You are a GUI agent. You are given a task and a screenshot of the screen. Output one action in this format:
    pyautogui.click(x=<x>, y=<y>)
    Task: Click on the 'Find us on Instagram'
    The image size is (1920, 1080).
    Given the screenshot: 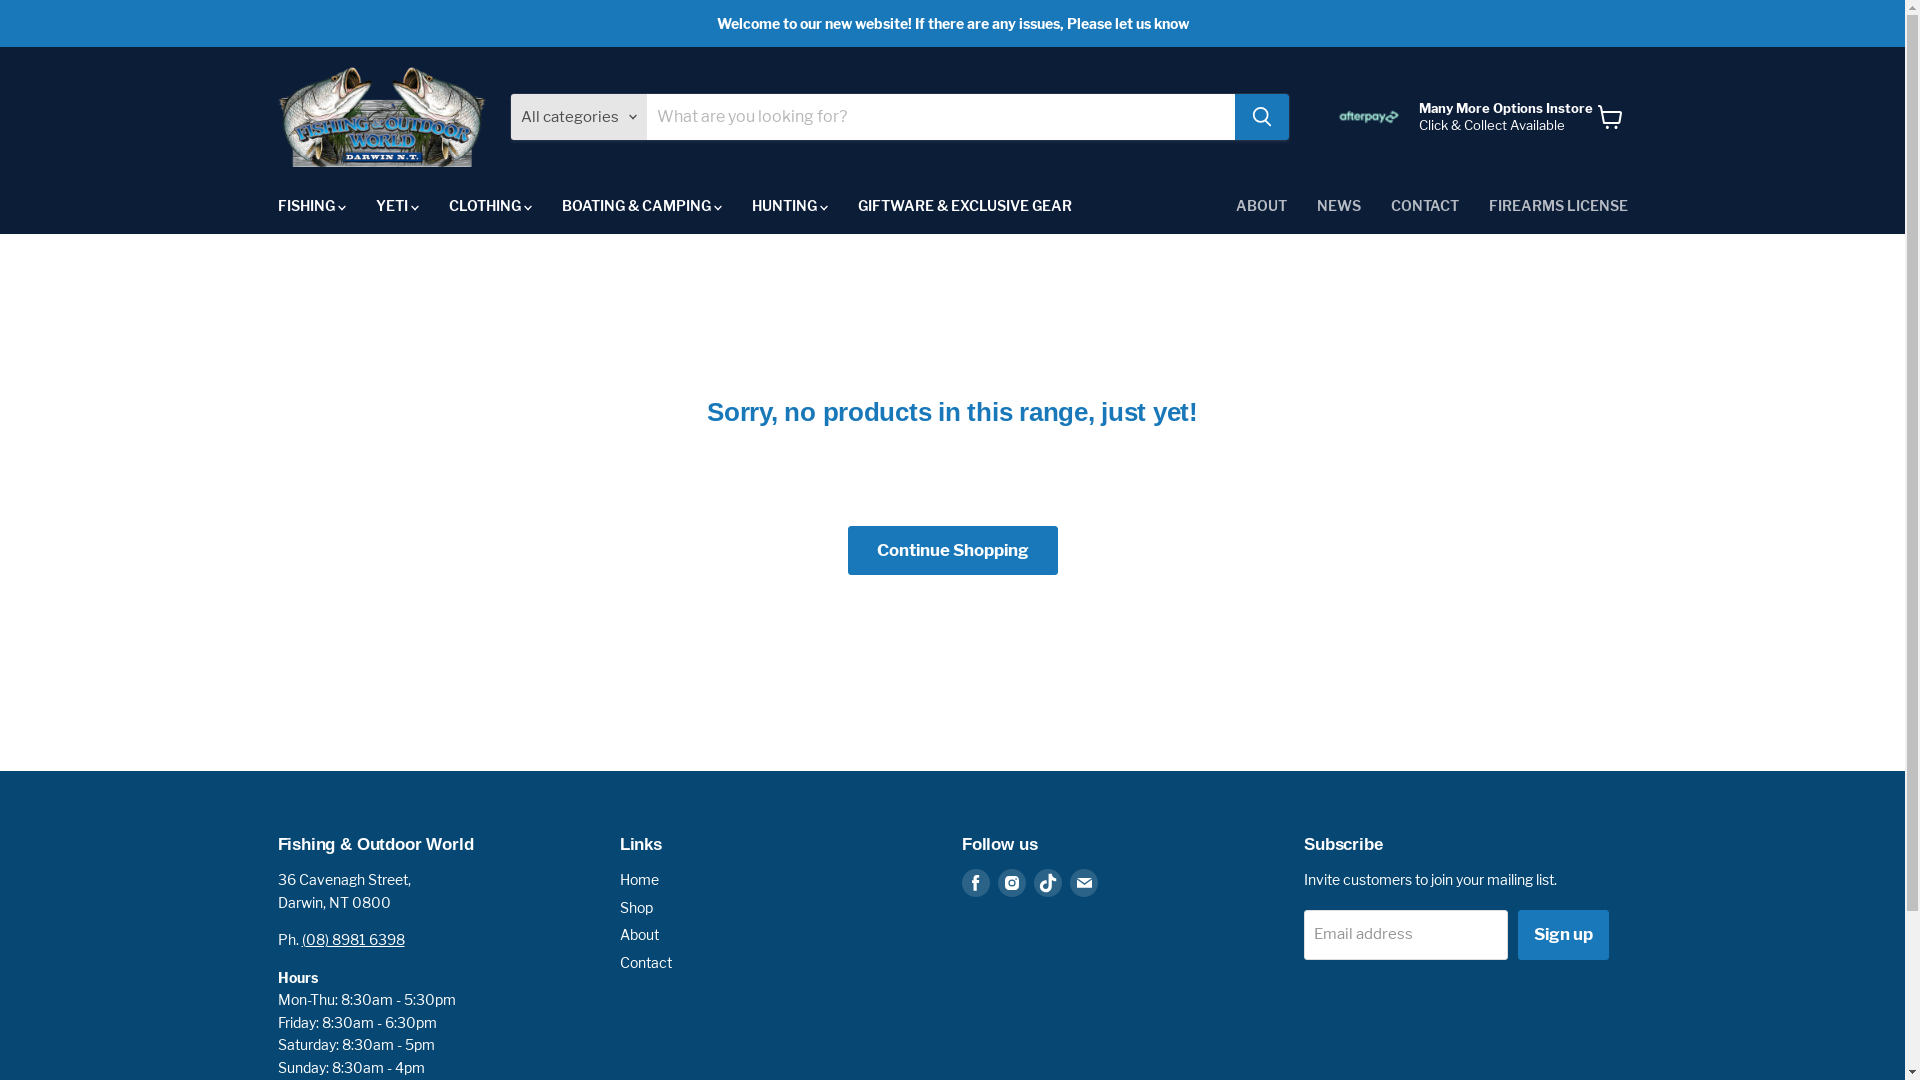 What is the action you would take?
    pyautogui.click(x=998, y=882)
    